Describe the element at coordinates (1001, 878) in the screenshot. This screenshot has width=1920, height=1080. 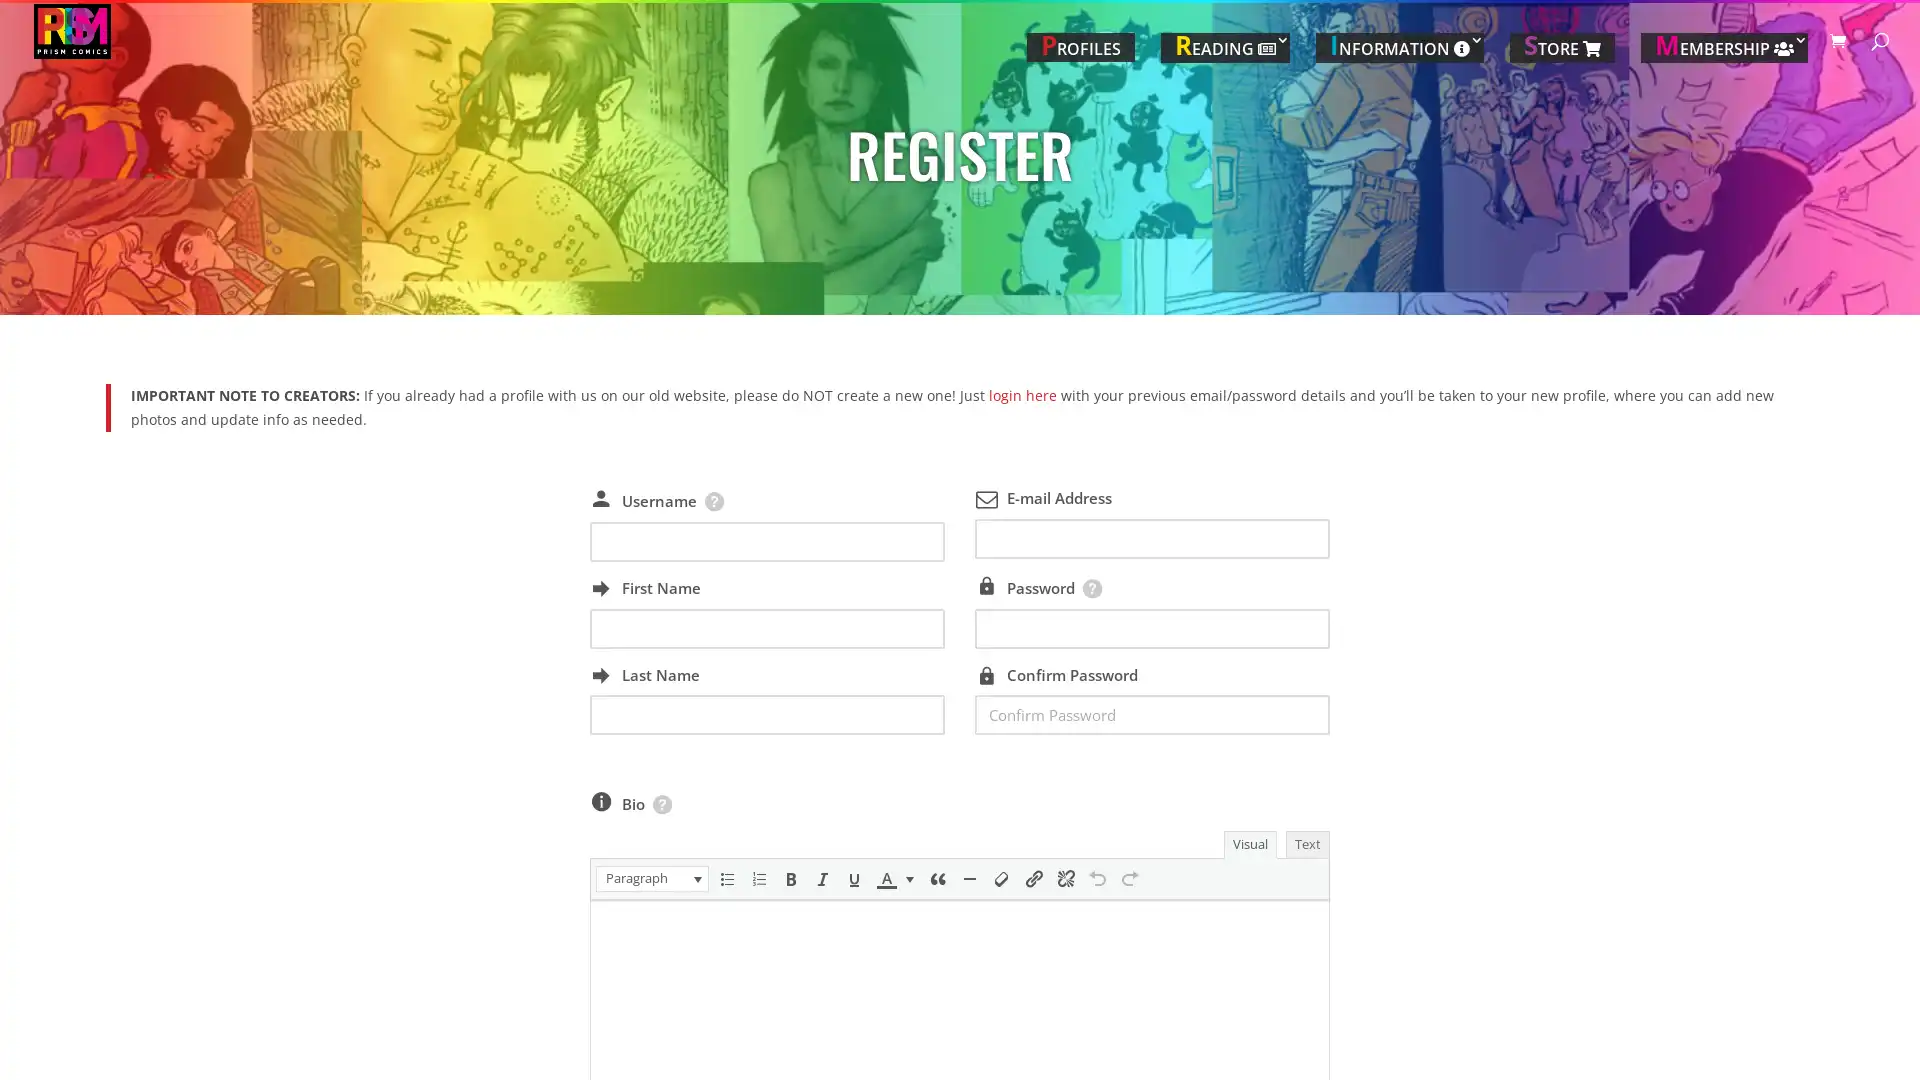
I see `Clear formatting` at that location.